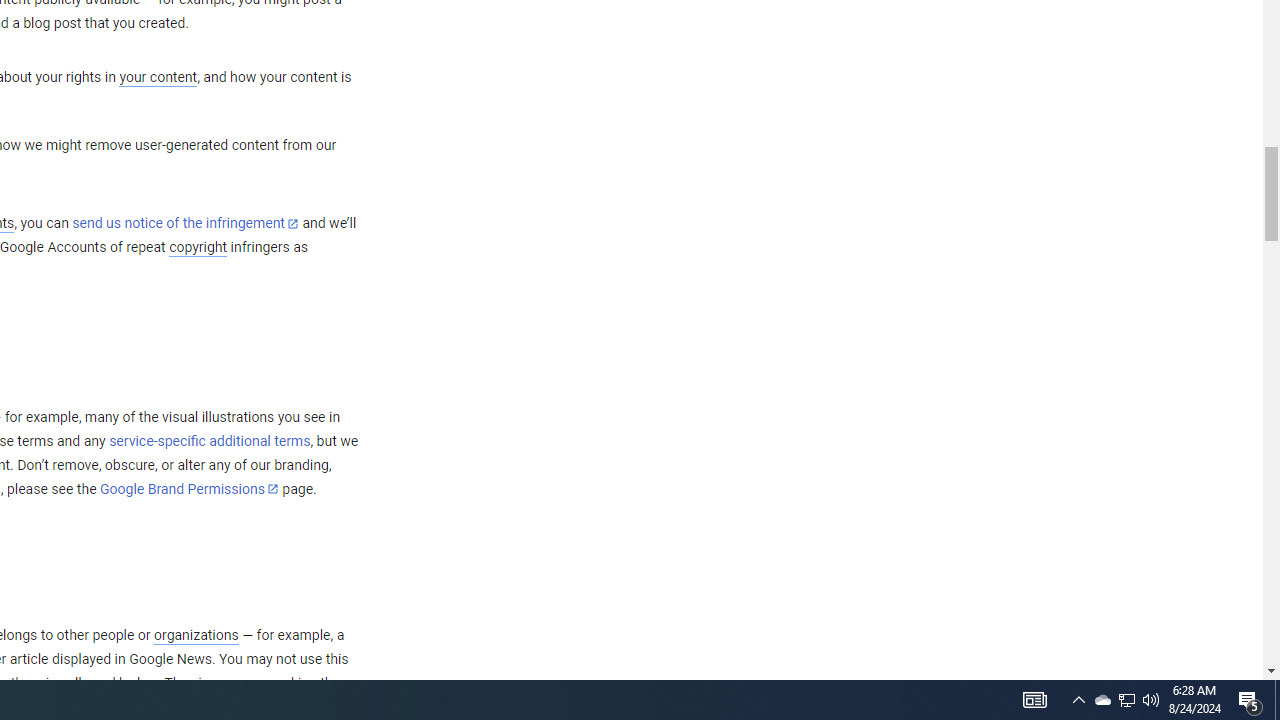  Describe the element at coordinates (189, 489) in the screenshot. I see `'Google Brand Permissions'` at that location.